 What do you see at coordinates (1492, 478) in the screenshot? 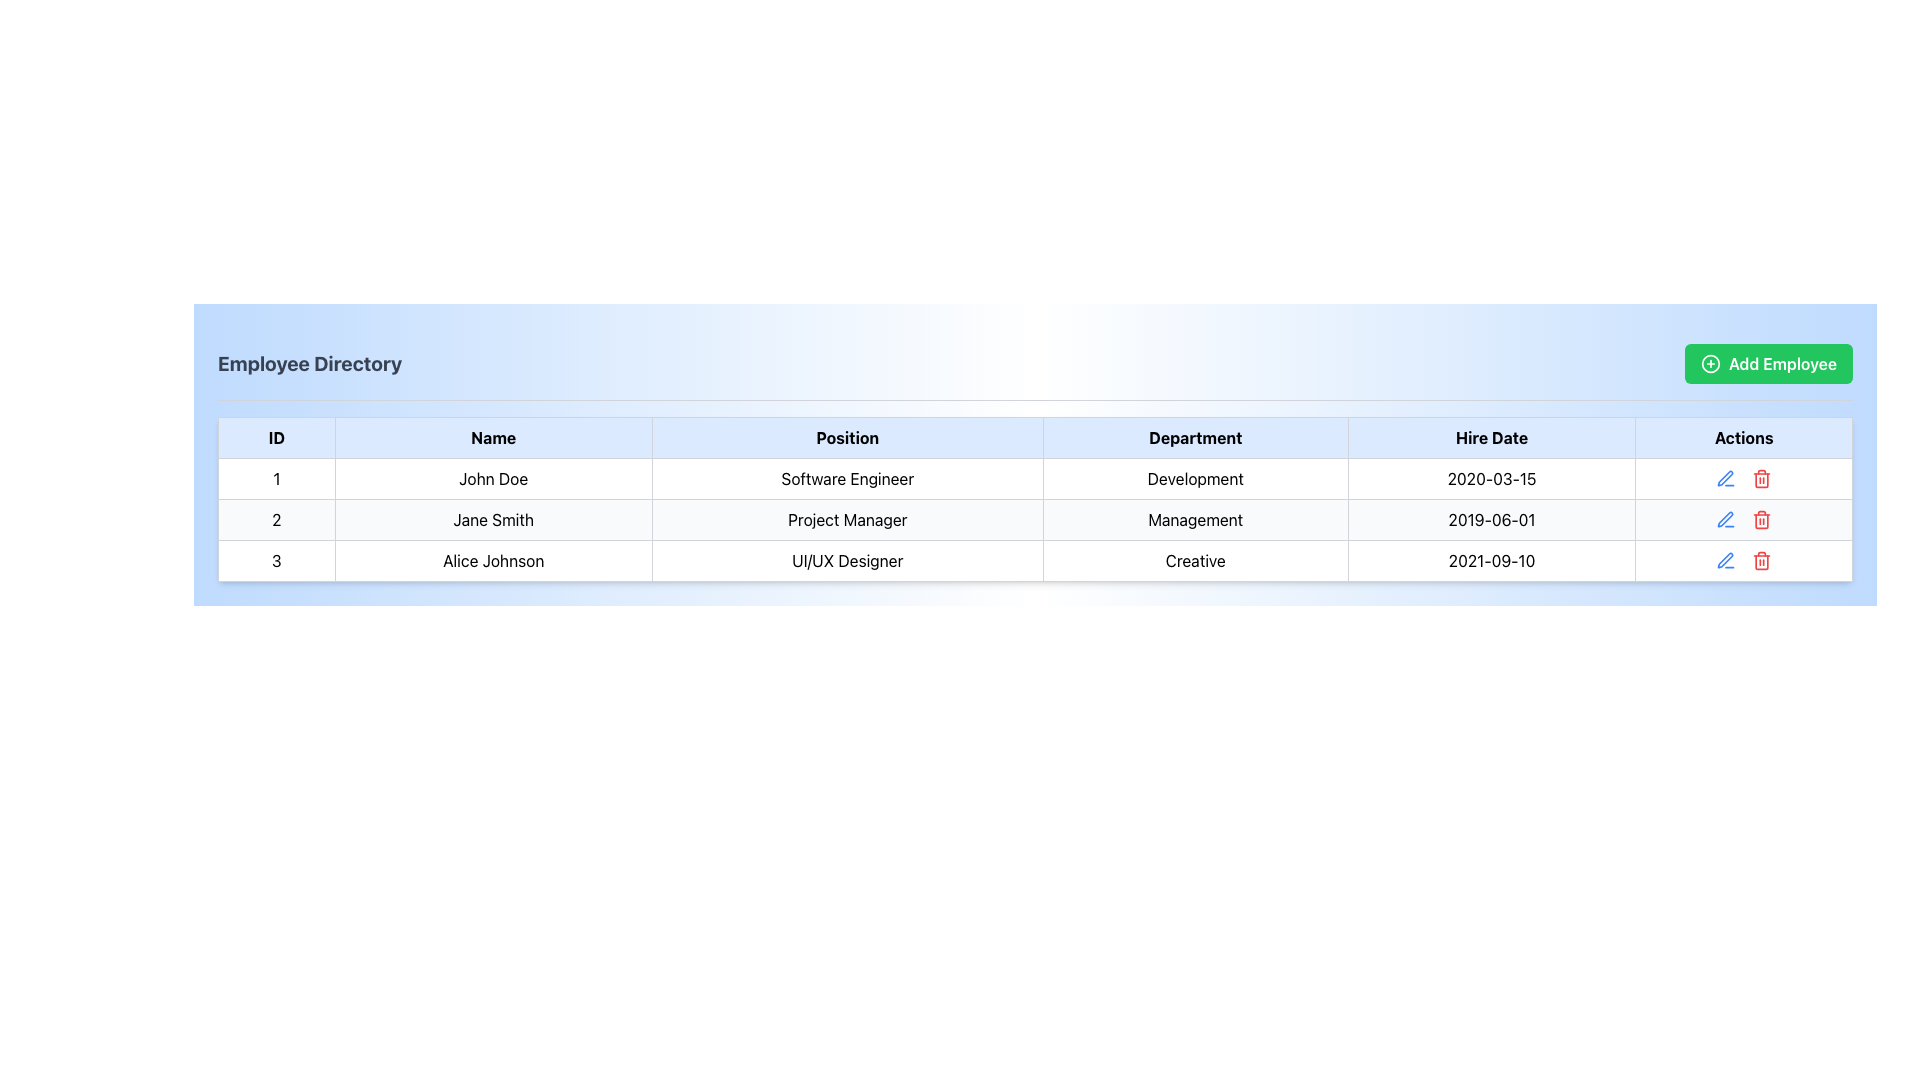
I see `the non-interactive Text Display that shows the hire date for the employee in the first row of the table, located in the 'Hire Date' column` at bounding box center [1492, 478].